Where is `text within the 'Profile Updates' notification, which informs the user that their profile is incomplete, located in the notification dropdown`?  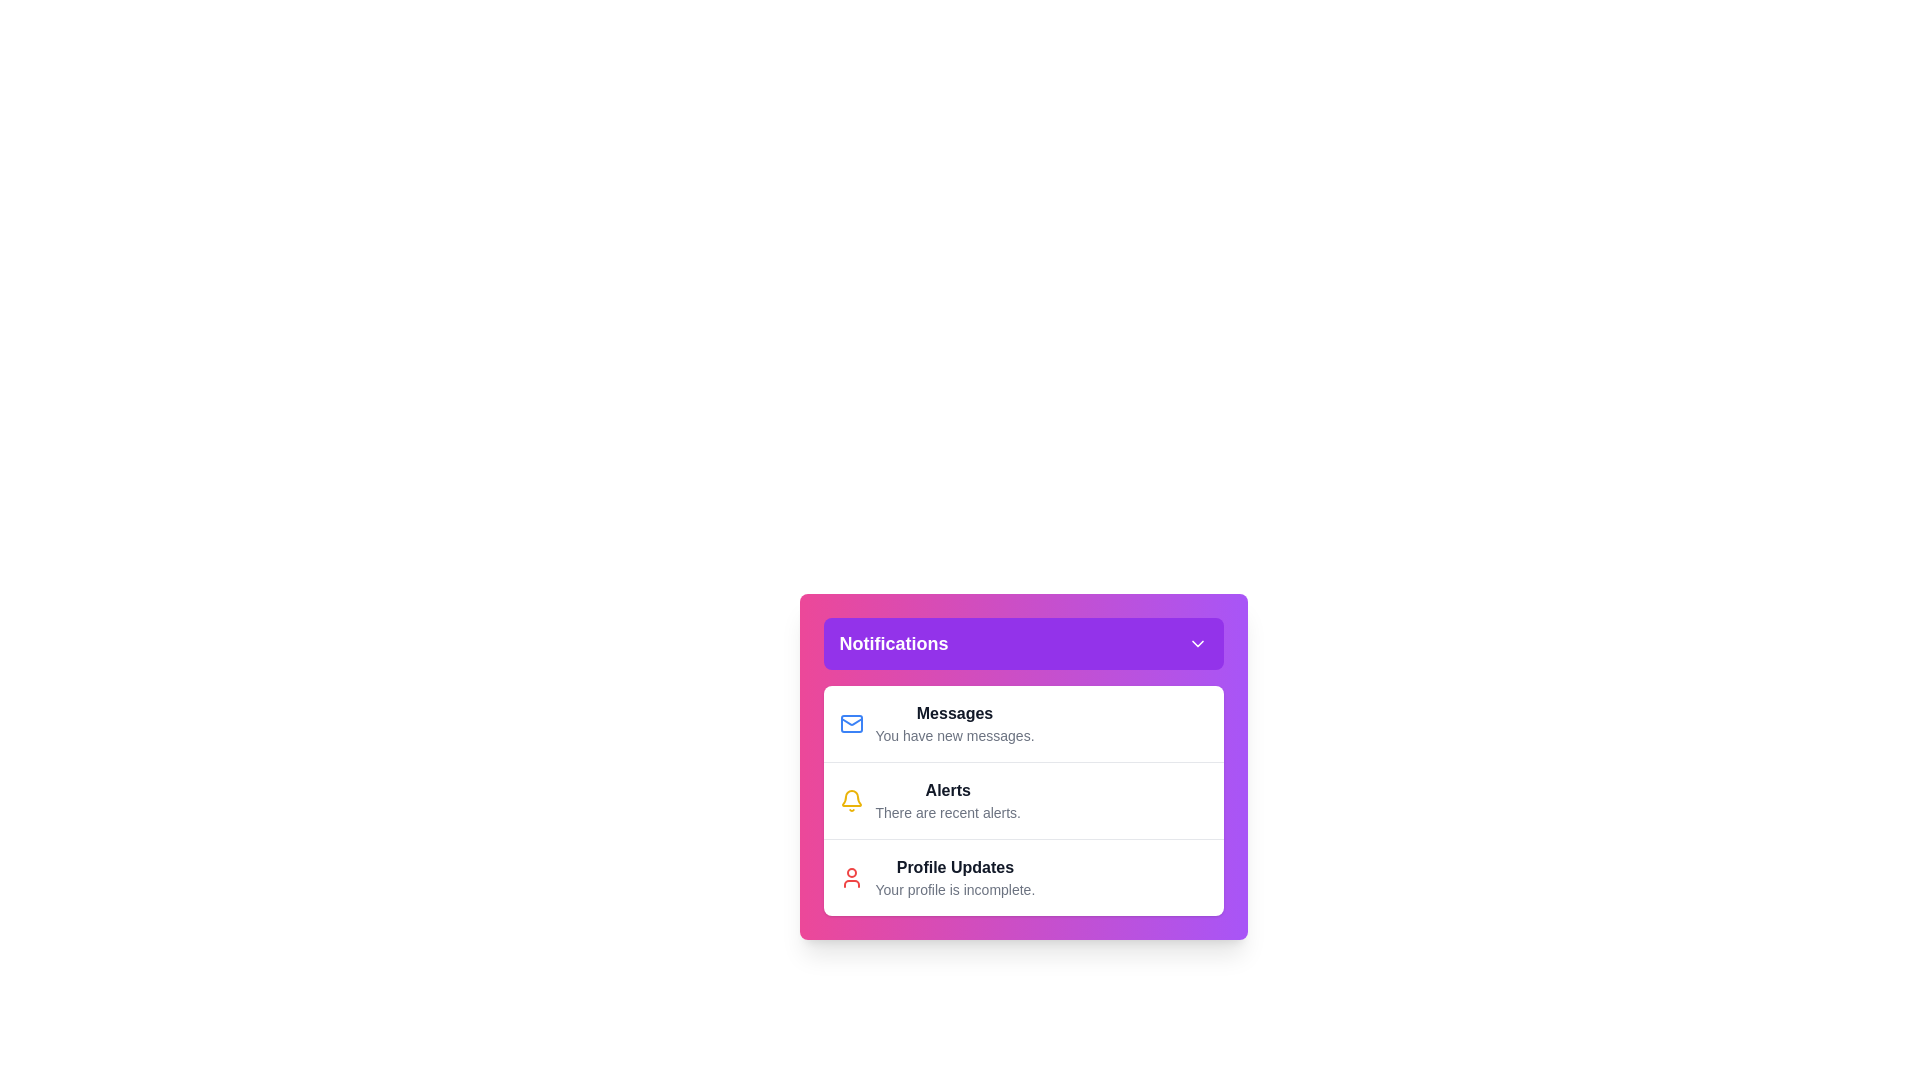
text within the 'Profile Updates' notification, which informs the user that their profile is incomplete, located in the notification dropdown is located at coordinates (954, 877).